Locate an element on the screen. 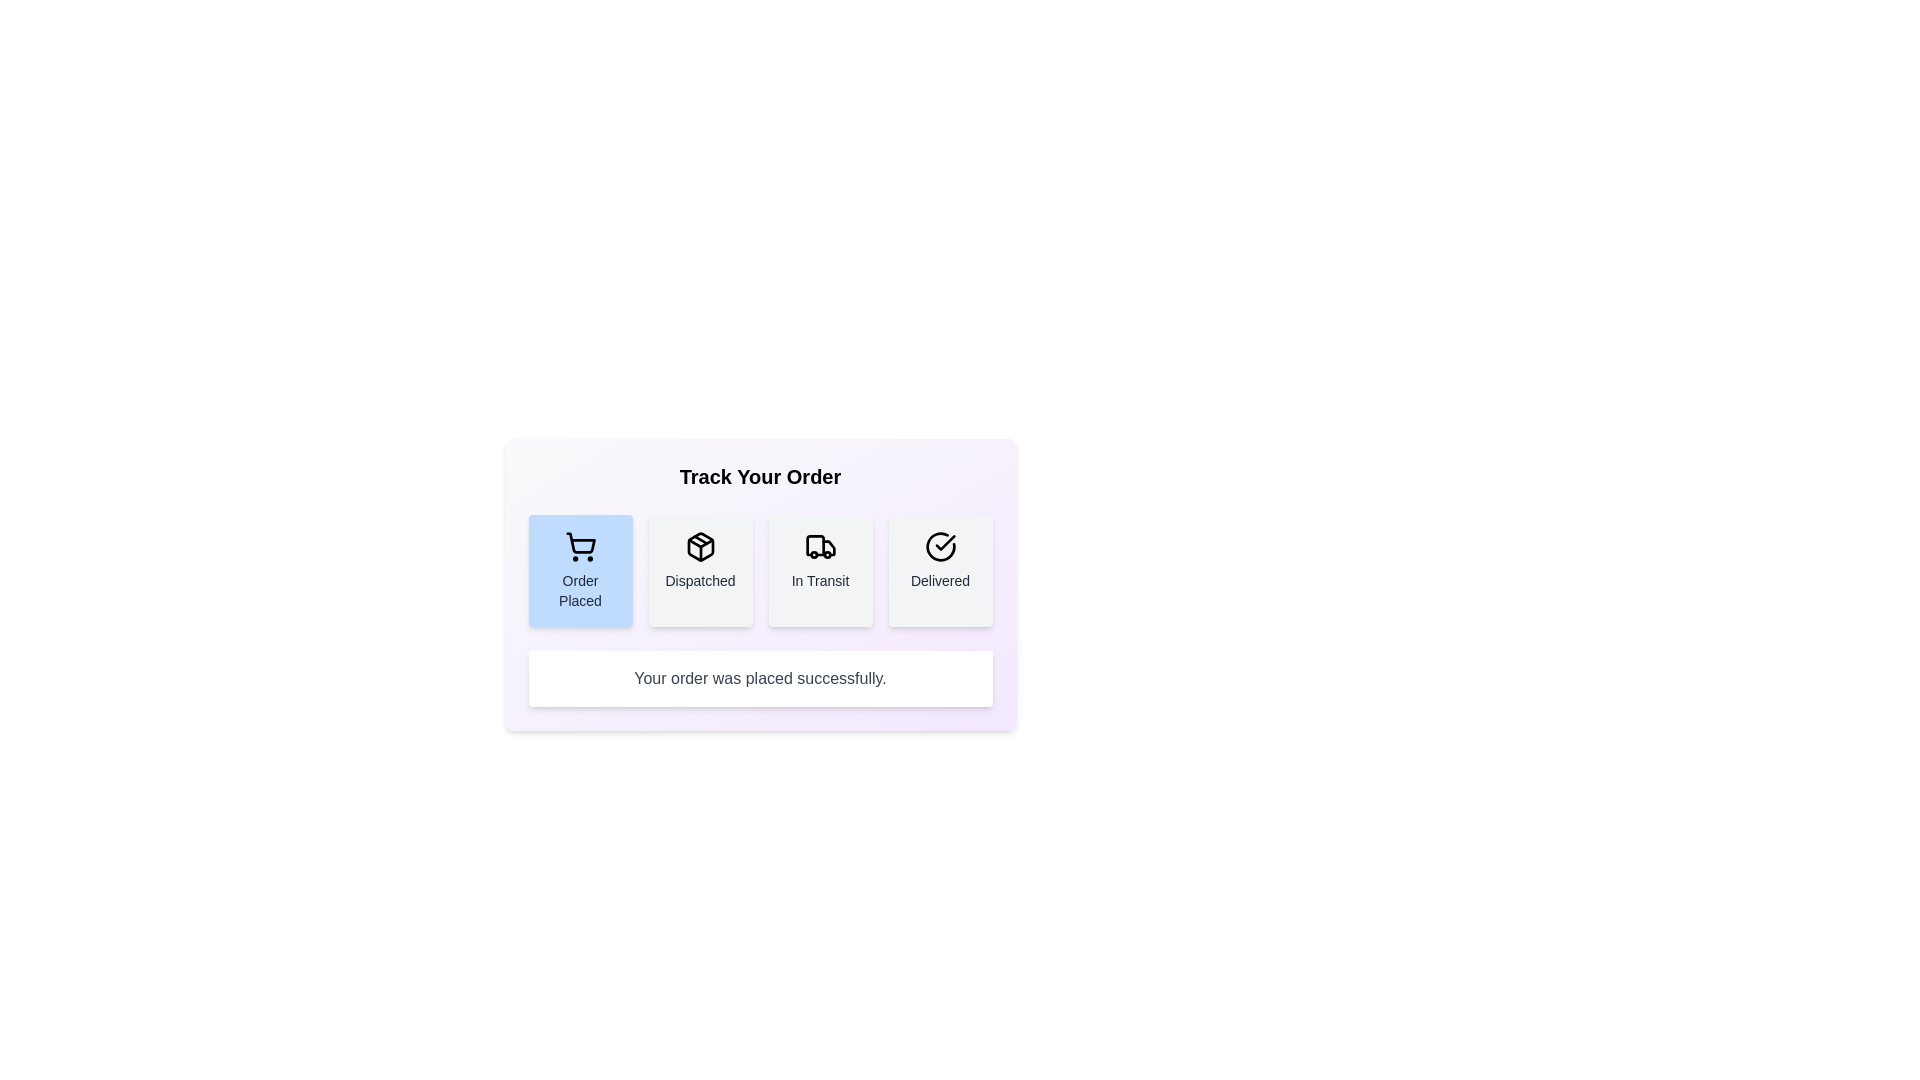 This screenshot has width=1920, height=1080. the In Transit button to reveal details or animations is located at coordinates (820, 570).